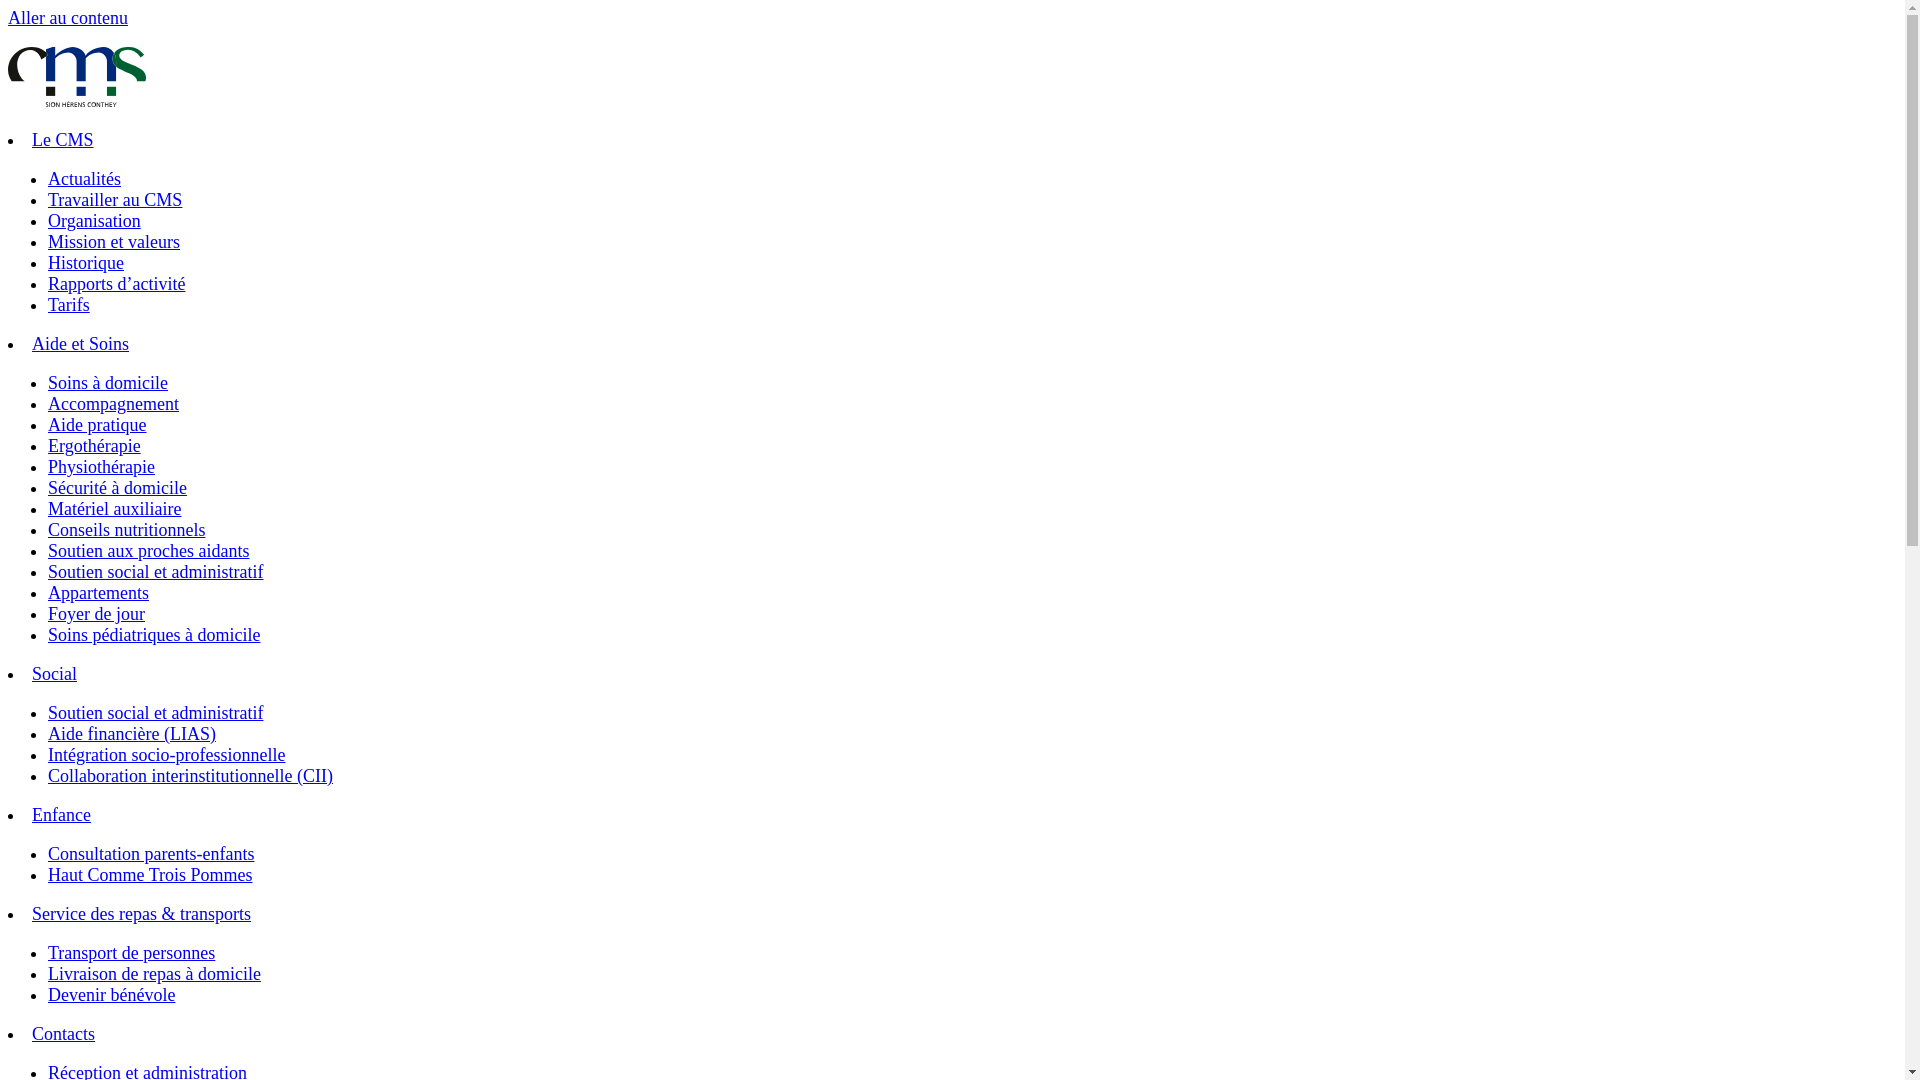 The width and height of the screenshot is (1920, 1080). I want to click on 'Conseils nutritionnels', so click(125, 528).